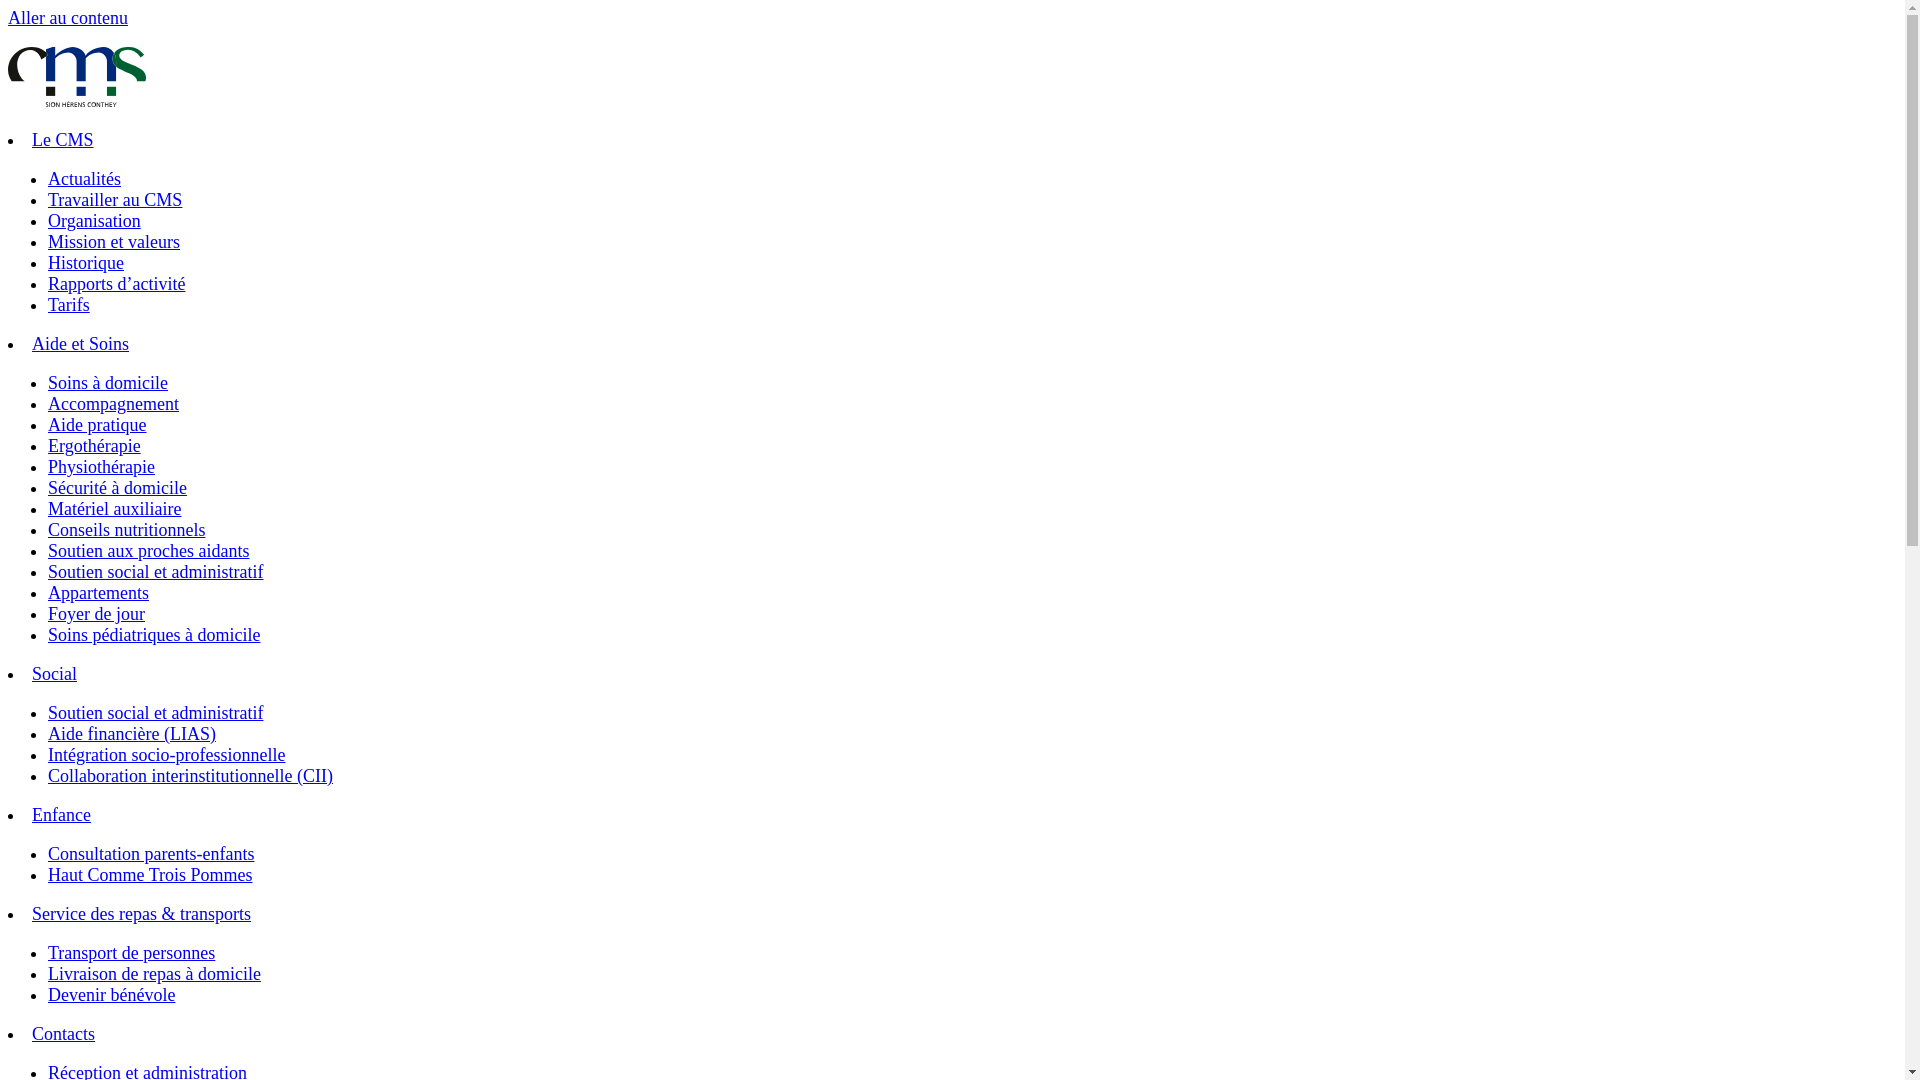 The width and height of the screenshot is (1920, 1080). I want to click on 'Conseils nutritionnels', so click(125, 528).